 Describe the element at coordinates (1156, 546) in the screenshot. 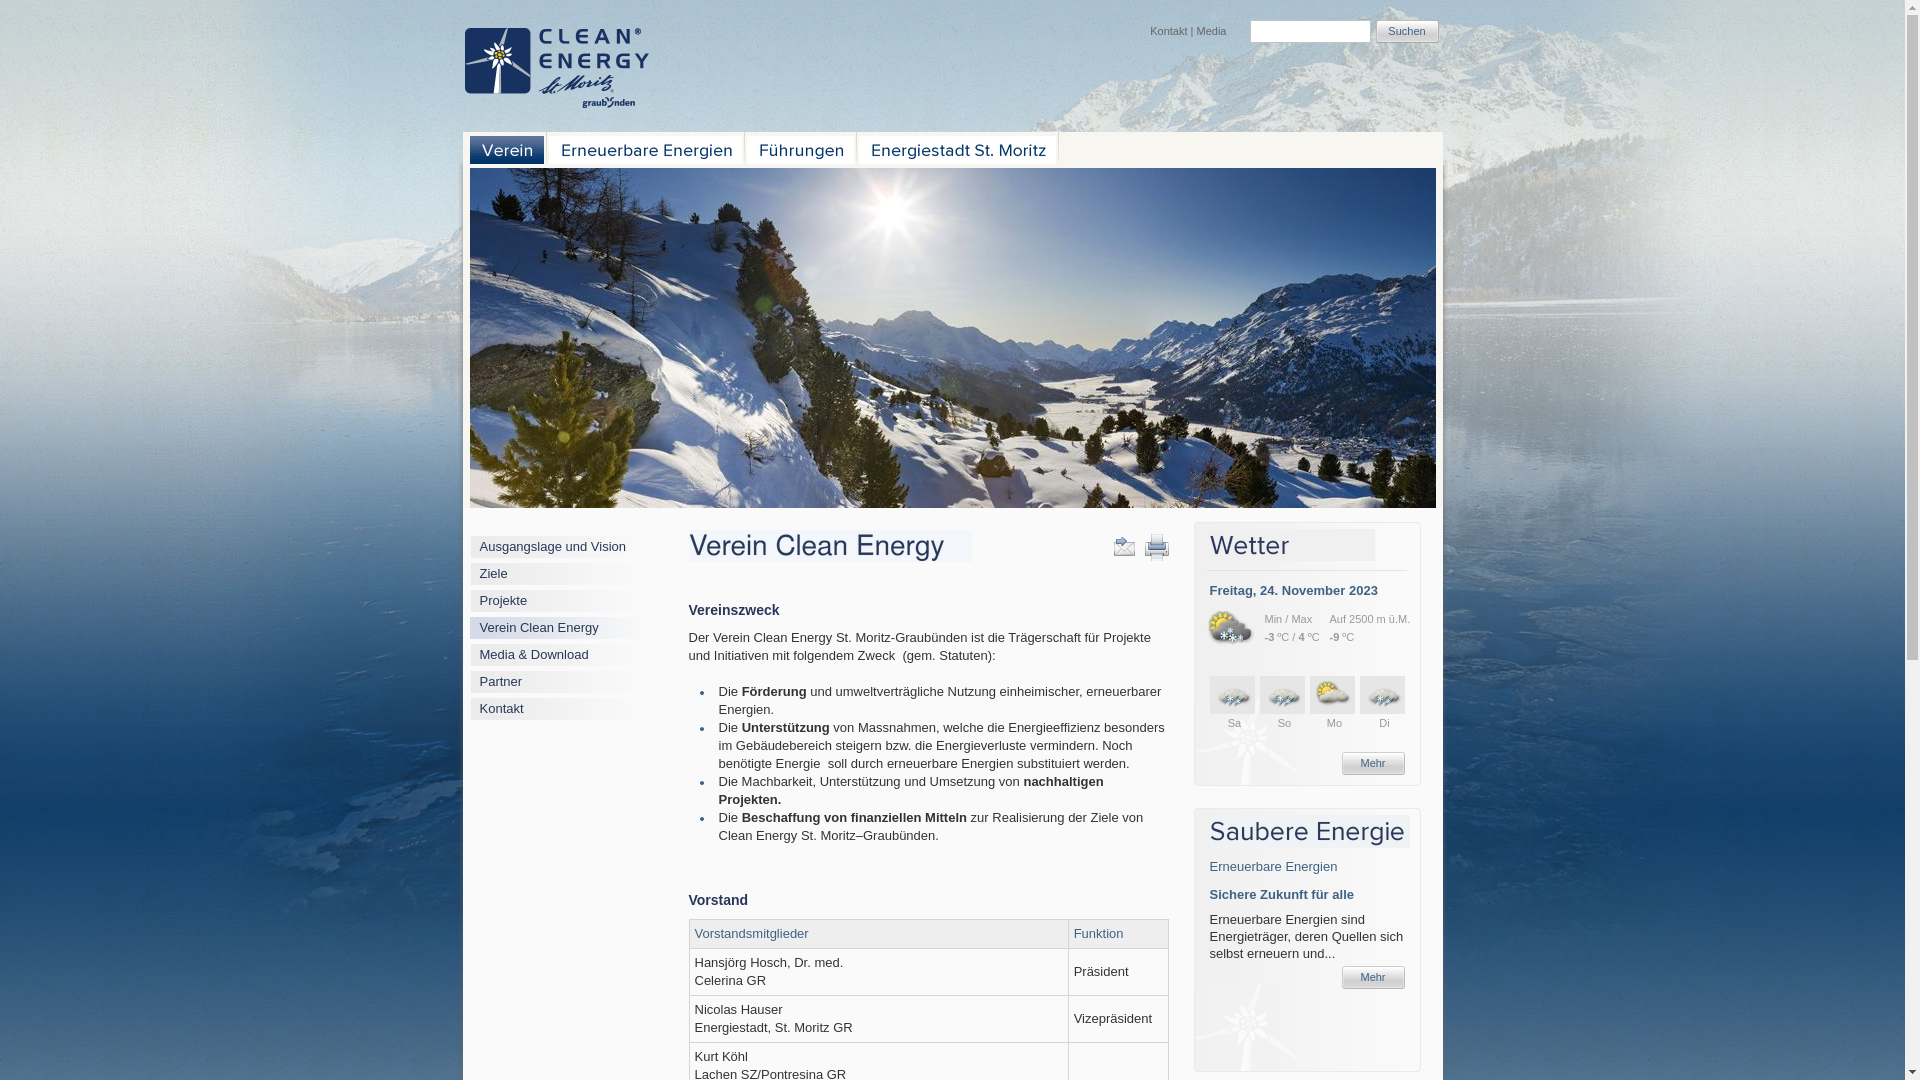

I see `'Seite drucken'` at that location.